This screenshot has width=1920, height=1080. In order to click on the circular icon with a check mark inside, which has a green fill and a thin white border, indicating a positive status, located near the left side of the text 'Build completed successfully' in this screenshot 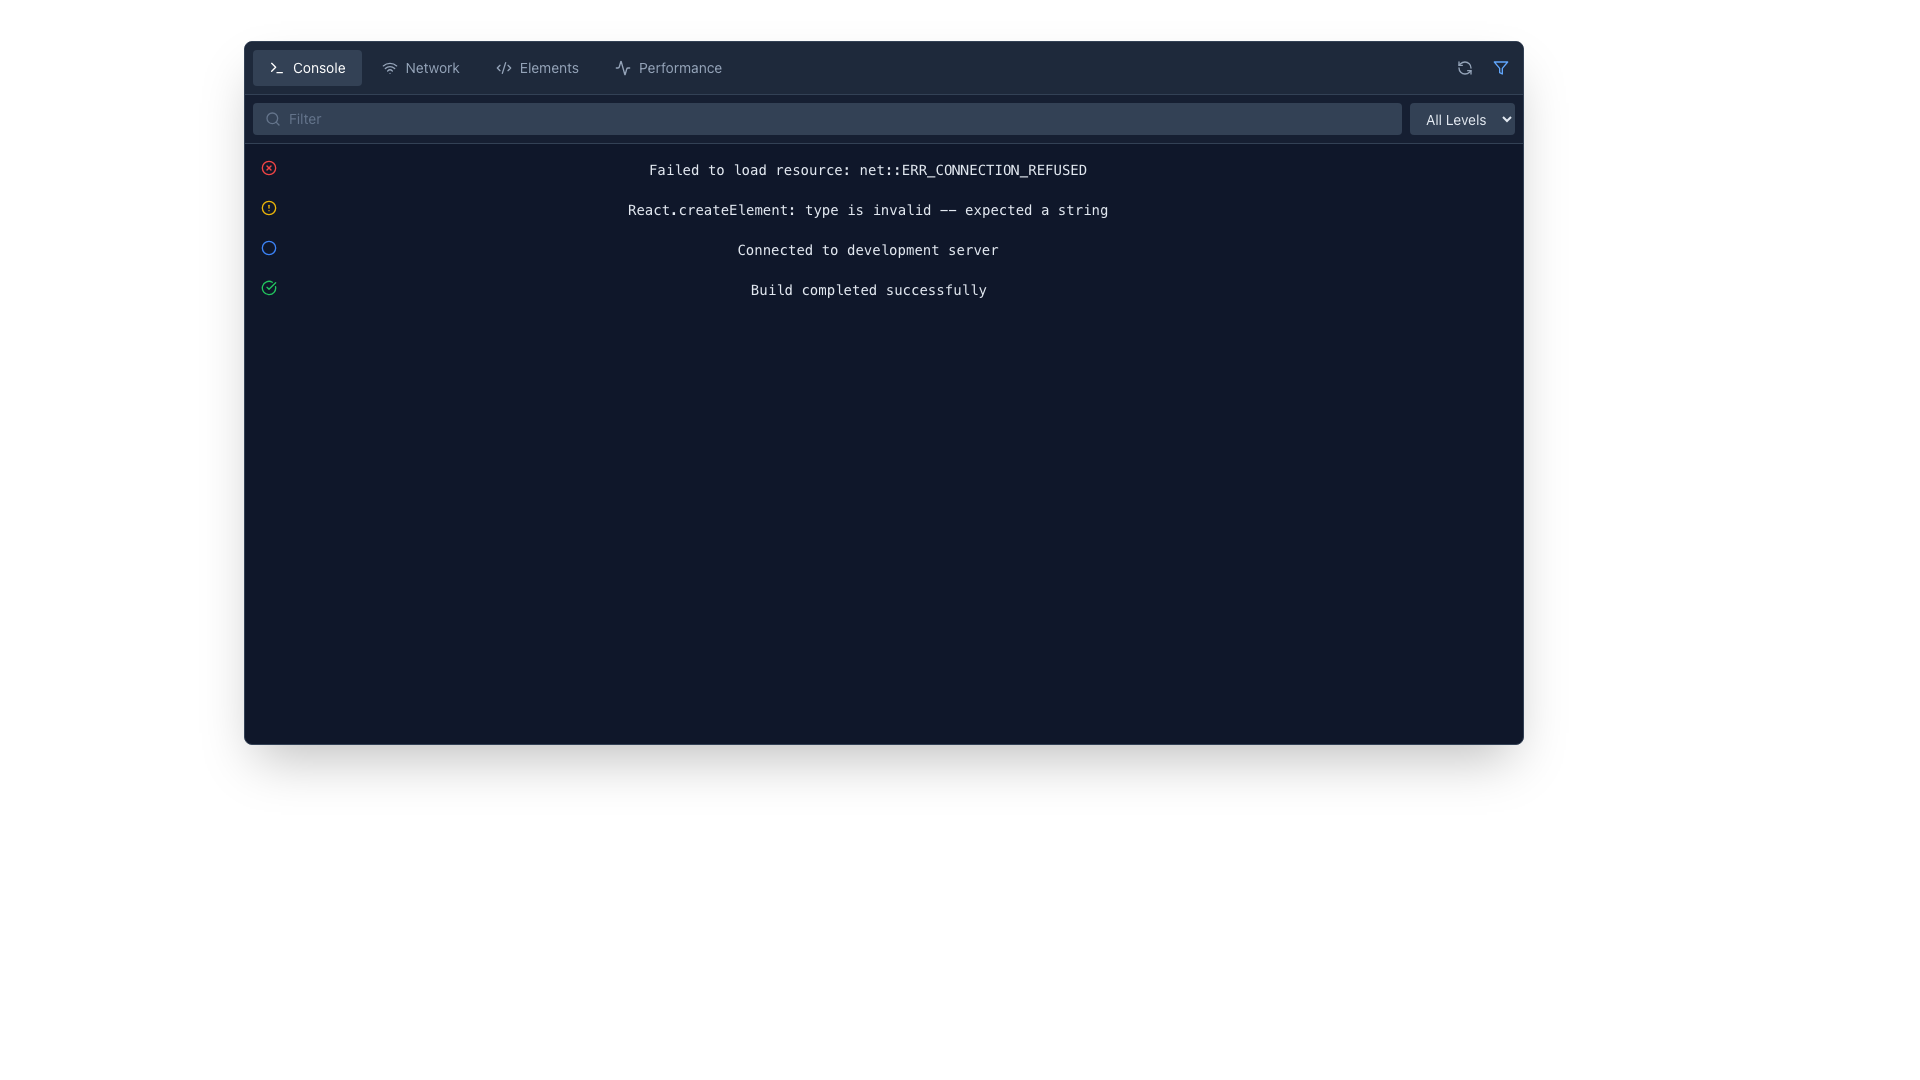, I will do `click(267, 288)`.